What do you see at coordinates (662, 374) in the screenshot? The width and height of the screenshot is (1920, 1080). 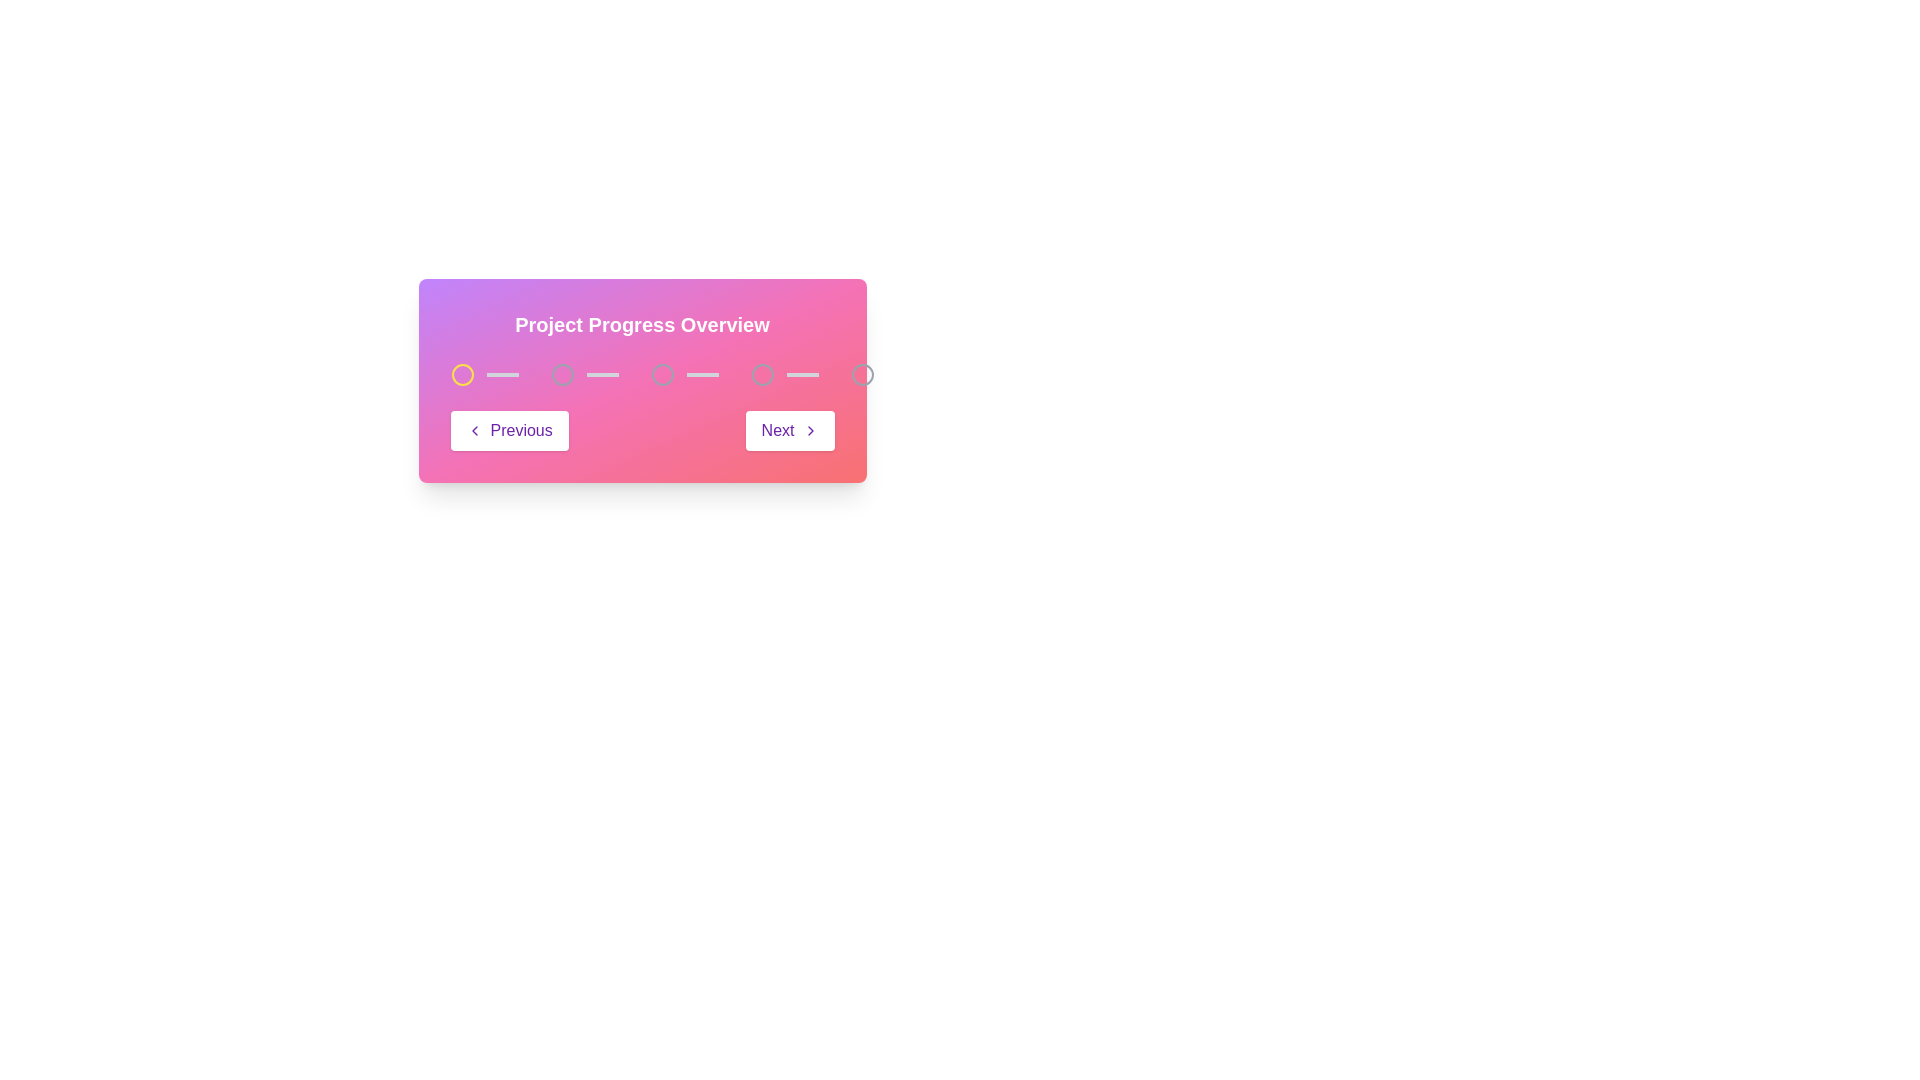 I see `the second circular progress indicator segment to indicate a step in the process` at bounding box center [662, 374].